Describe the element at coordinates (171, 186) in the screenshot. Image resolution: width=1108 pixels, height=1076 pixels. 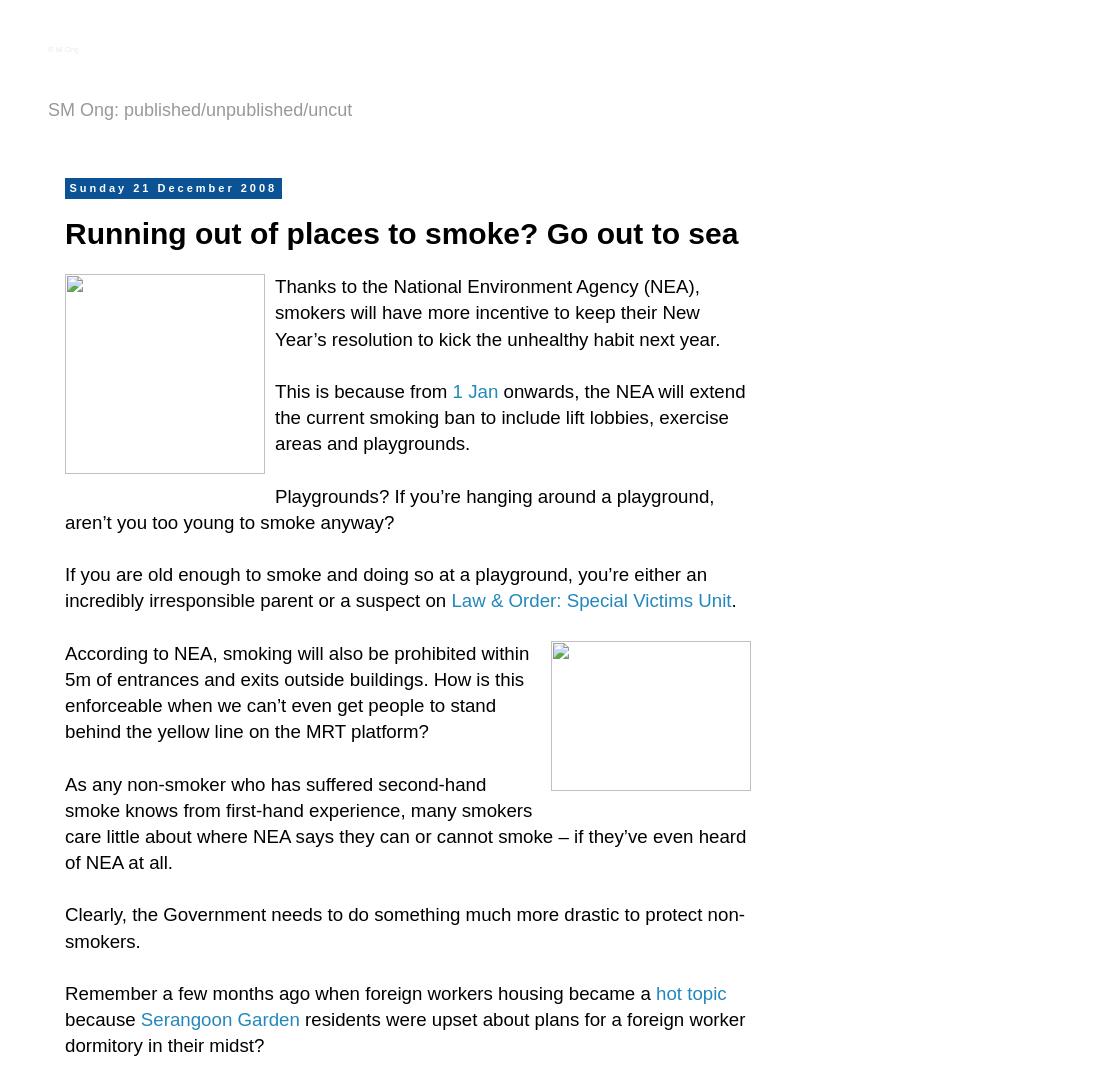
I see `'Sunday 21 December 2008'` at that location.